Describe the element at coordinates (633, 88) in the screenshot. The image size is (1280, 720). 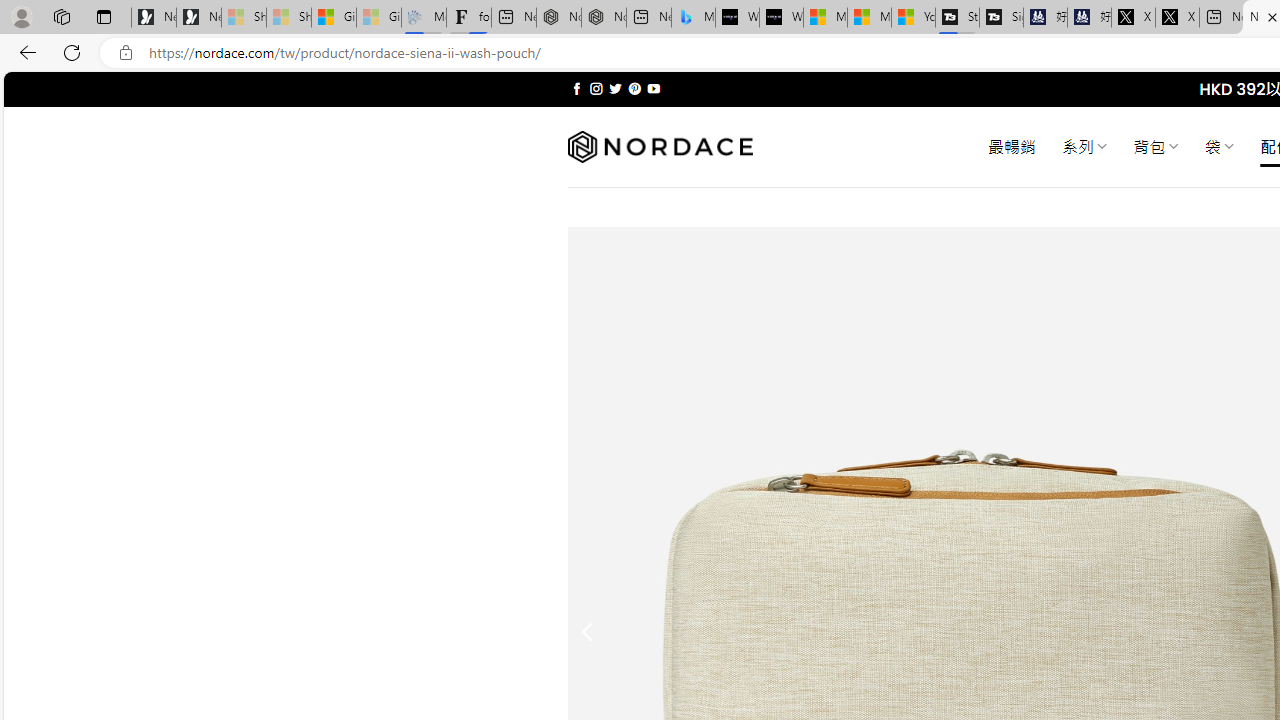
I see `'Follow on Pinterest'` at that location.